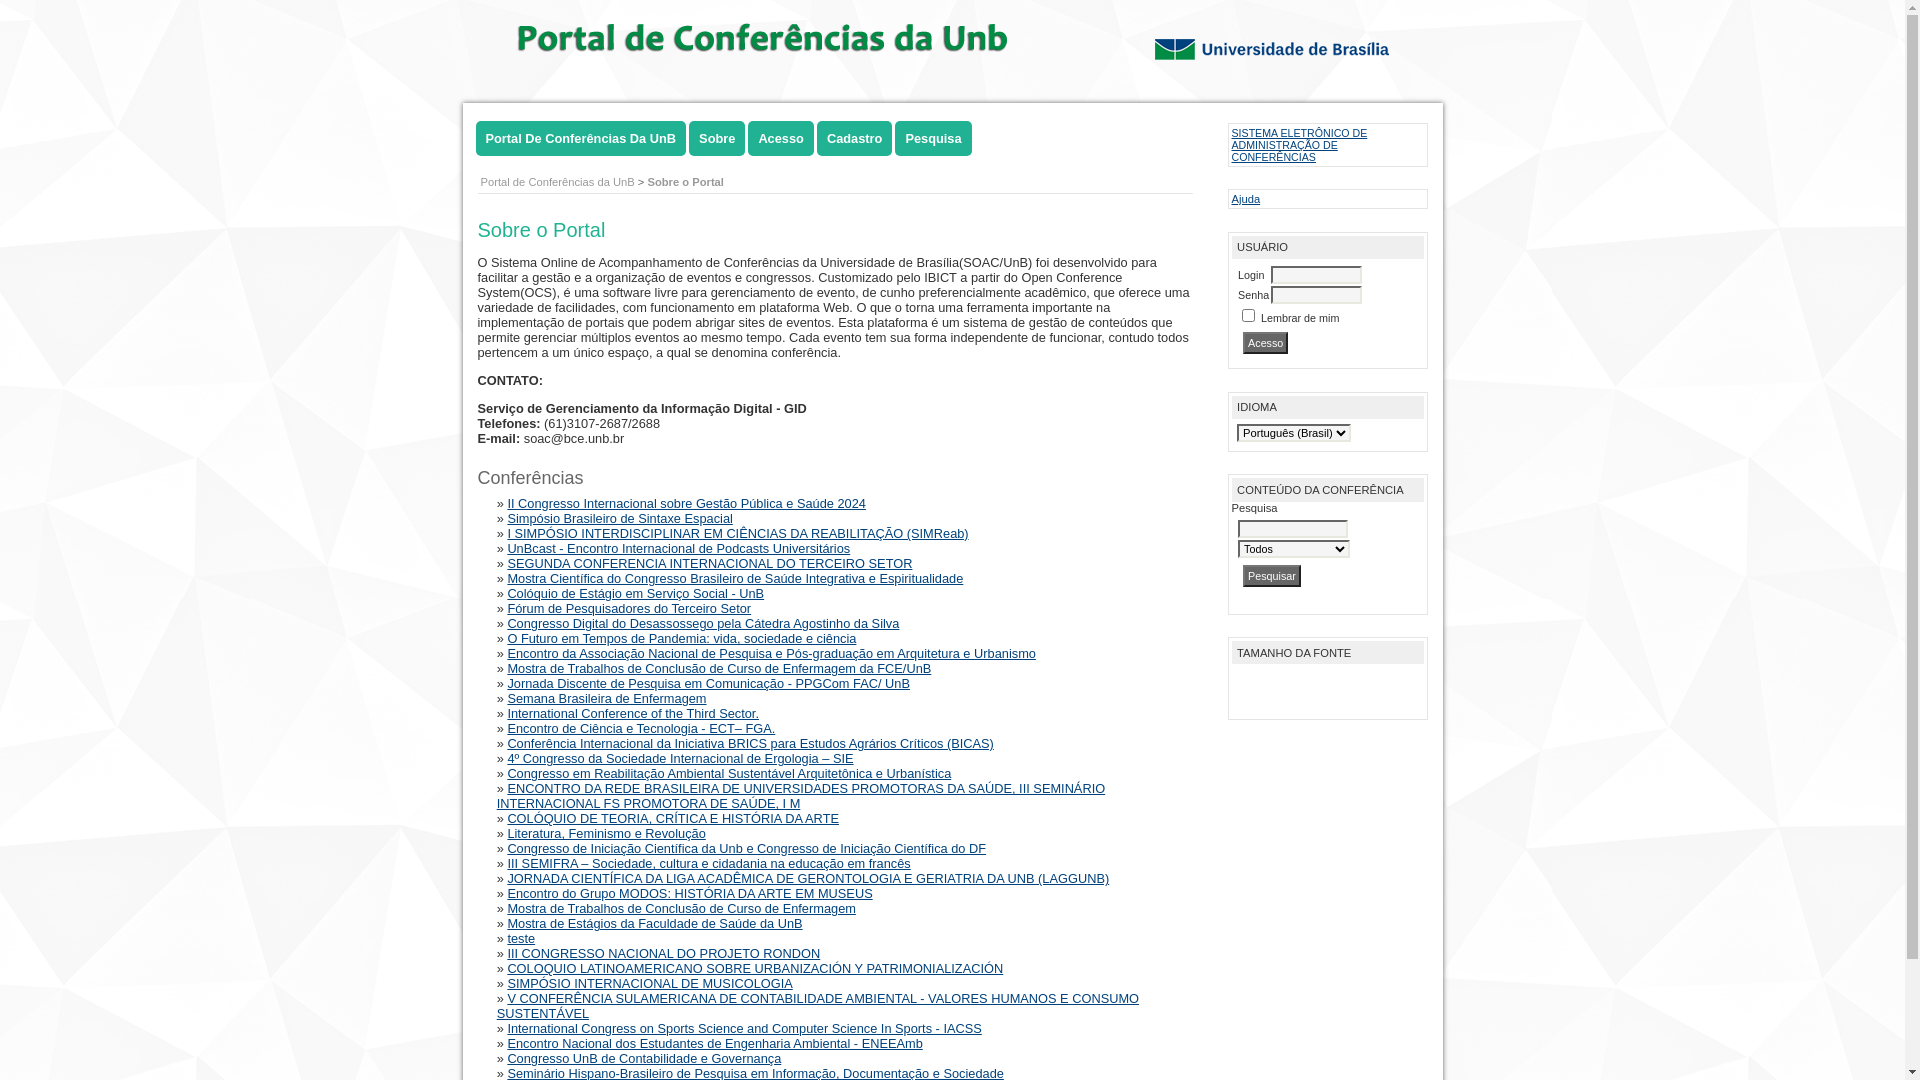 The height and width of the screenshot is (1080, 1920). Describe the element at coordinates (605, 697) in the screenshot. I see `'Semana Brasileira de Enfermagem'` at that location.